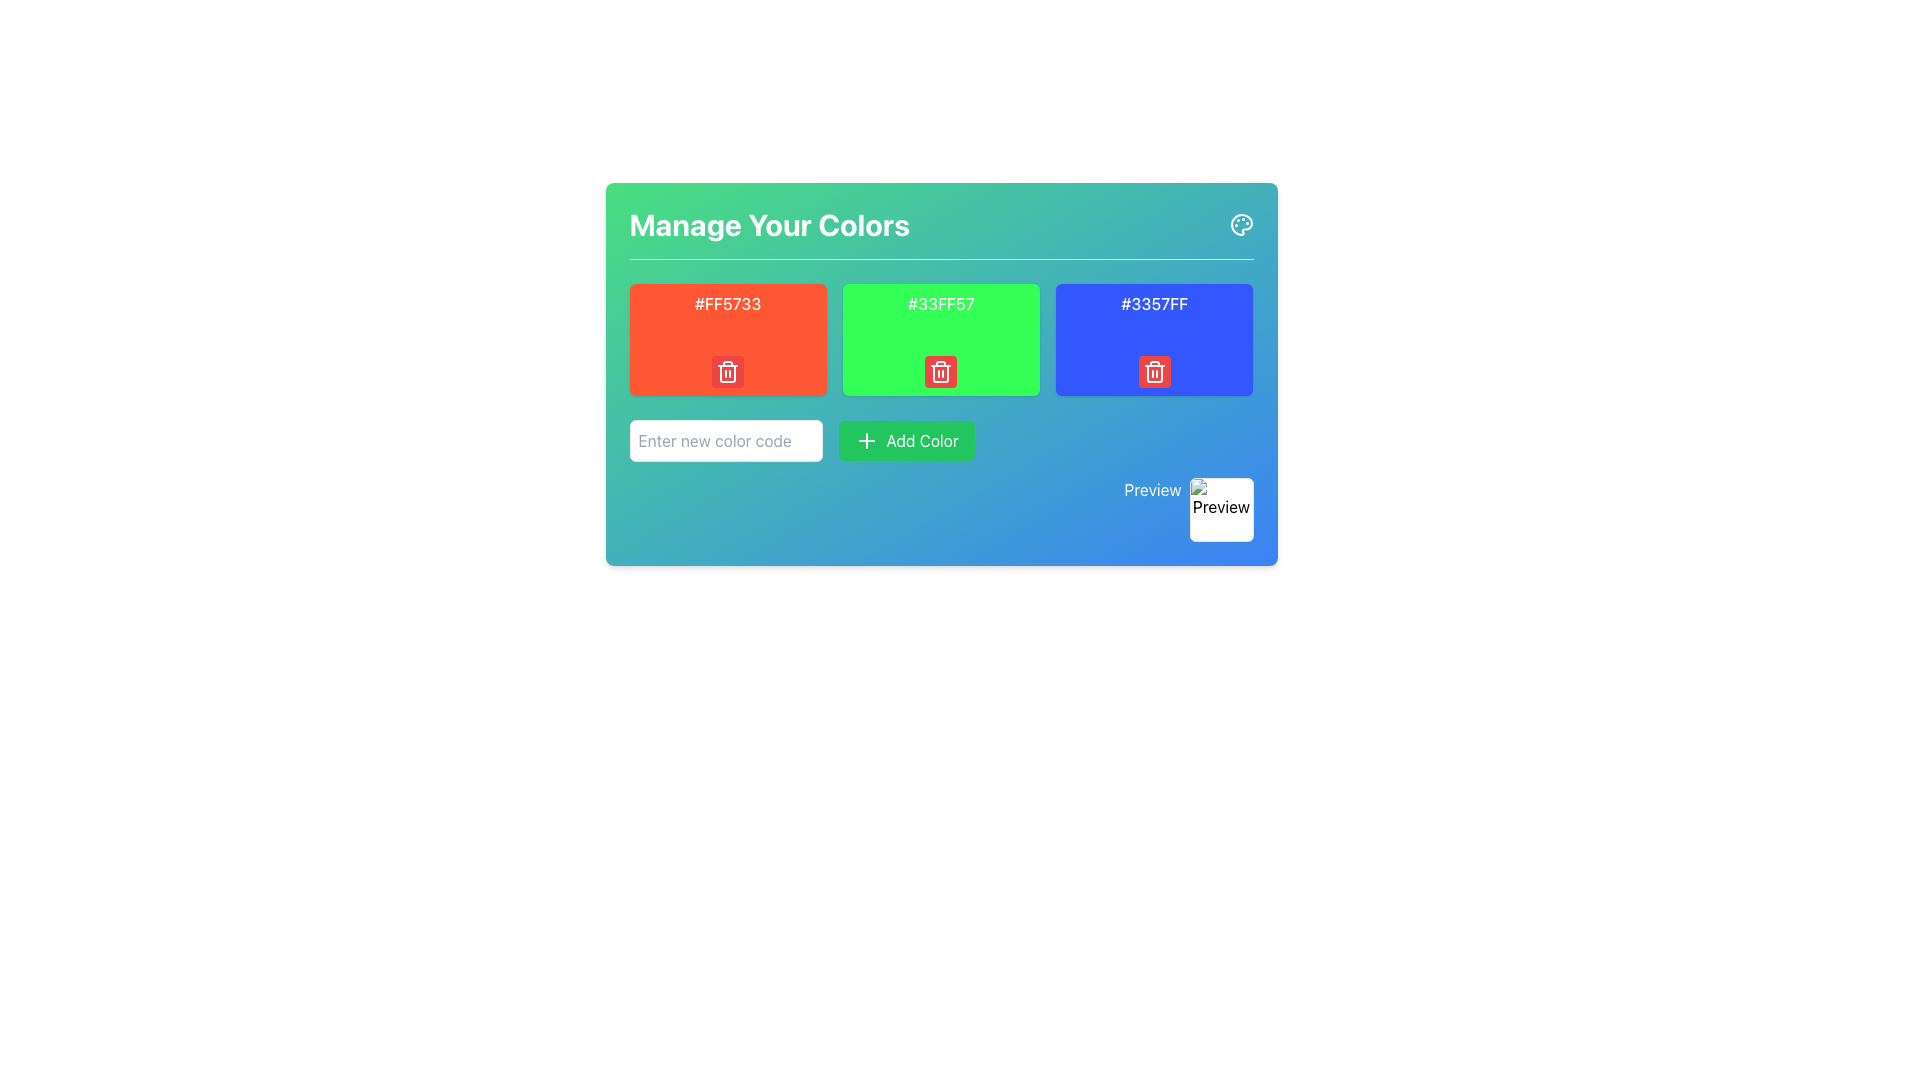 Image resolution: width=1920 pixels, height=1080 pixels. I want to click on the text label displaying the hexadecimal color code '#33FF57', which is located centrally within the middle green card under the heading 'Manage Your Colors', so click(940, 304).